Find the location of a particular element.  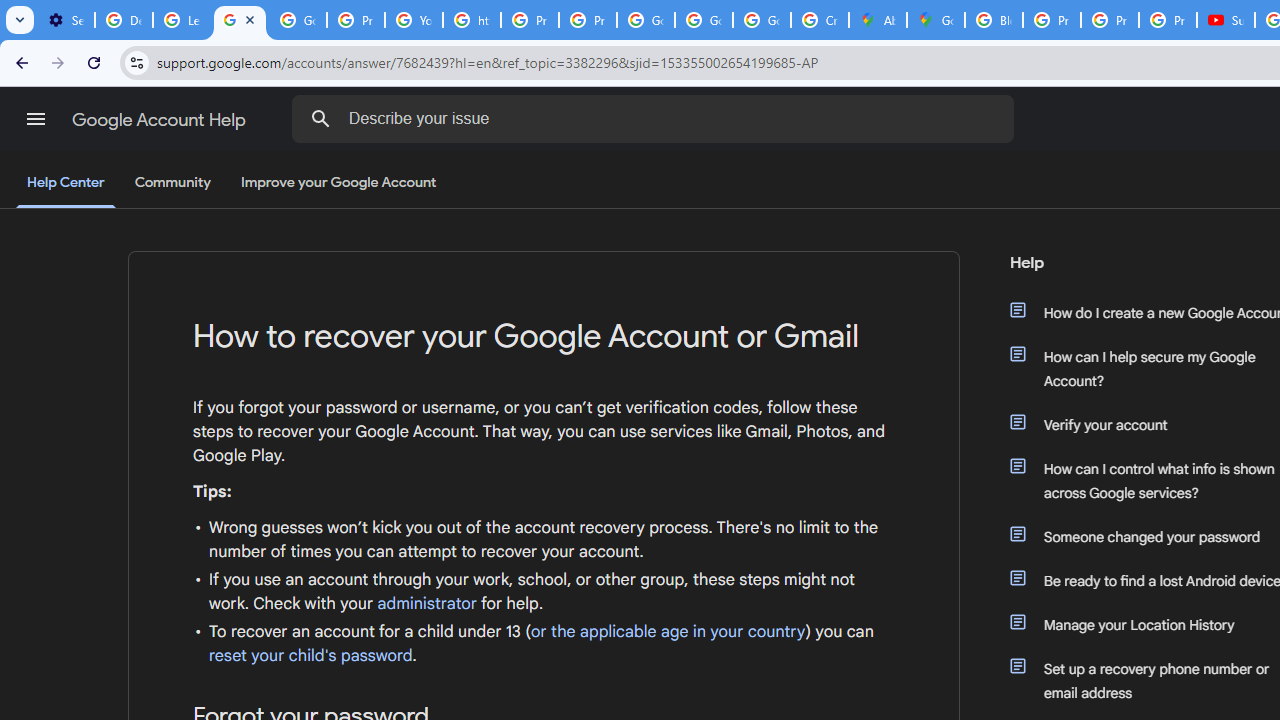

'Describe your issue' is located at coordinates (656, 118).